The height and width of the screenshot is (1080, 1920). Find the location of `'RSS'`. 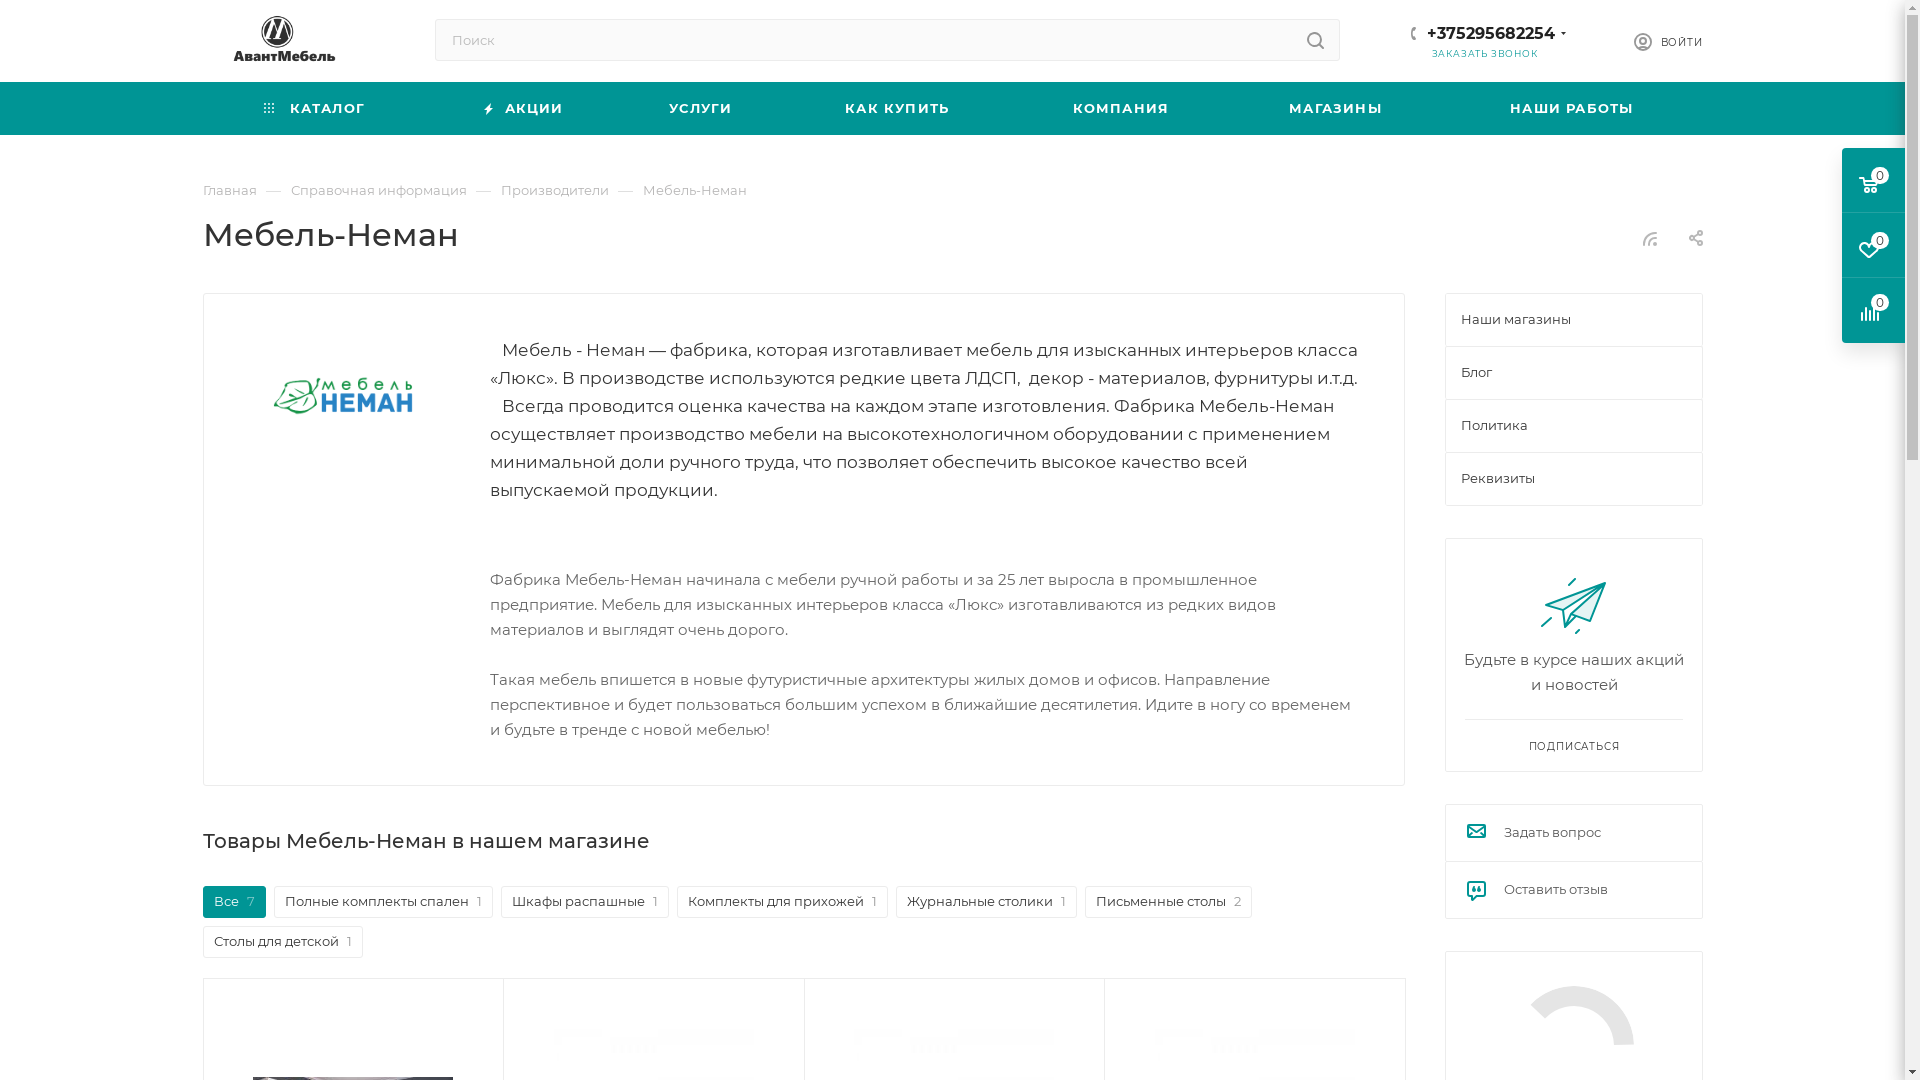

'RSS' is located at coordinates (1650, 237).